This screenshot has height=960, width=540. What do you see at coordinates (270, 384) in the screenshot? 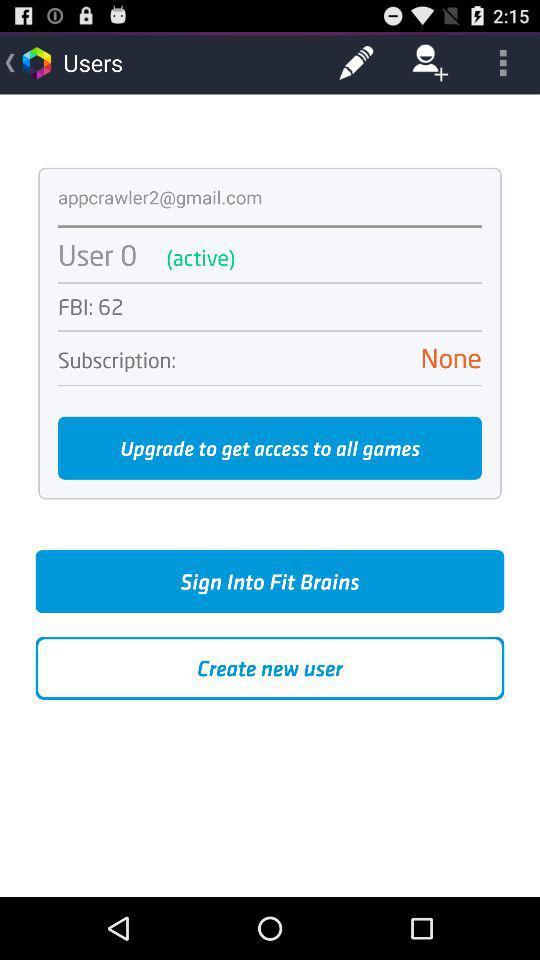
I see `the icon above the upgrade to get item` at bounding box center [270, 384].